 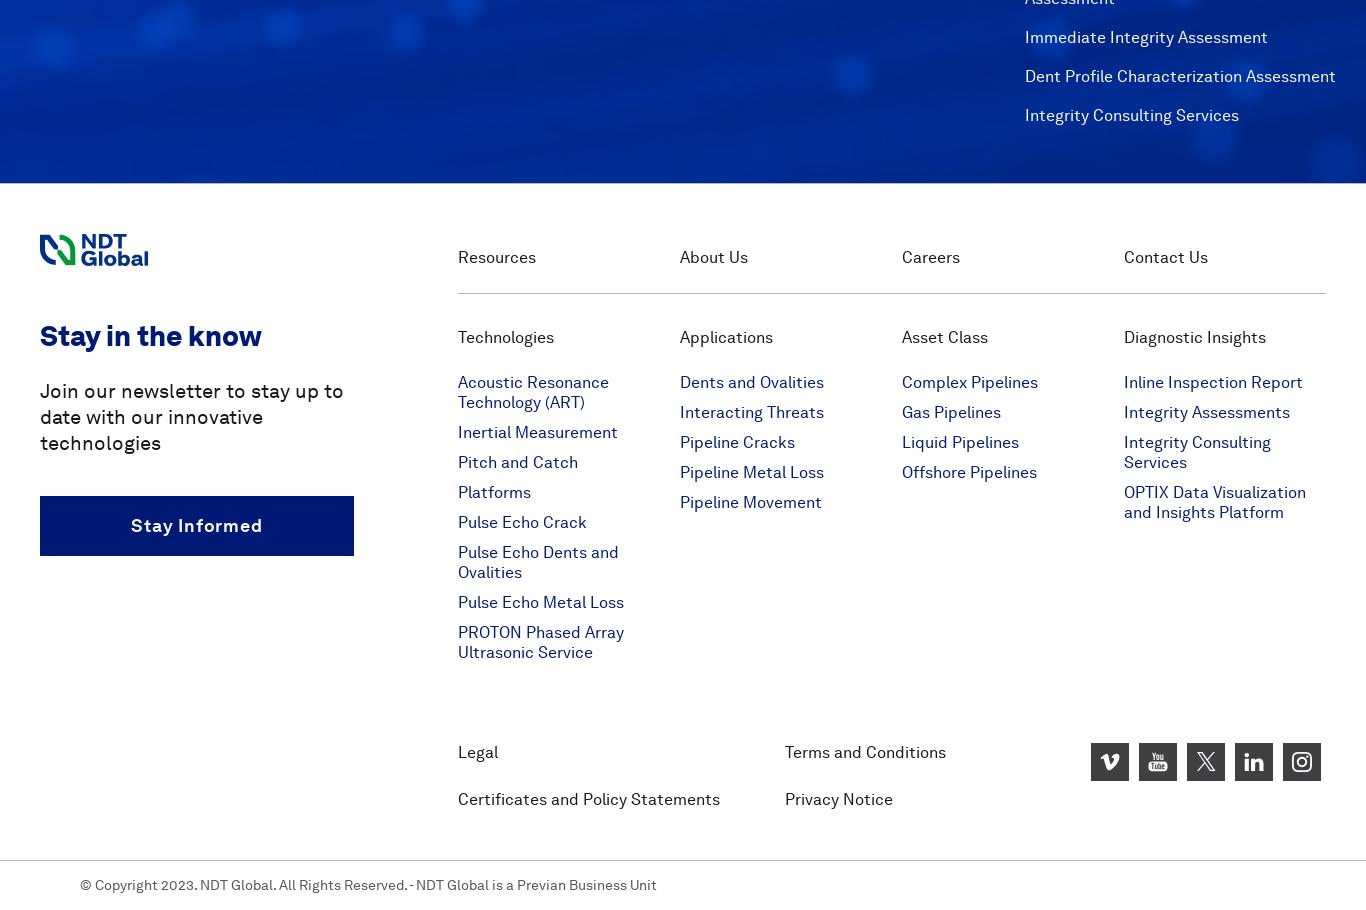 I want to click on 'Dent Profile Characterization Assessment', so click(x=1179, y=74).